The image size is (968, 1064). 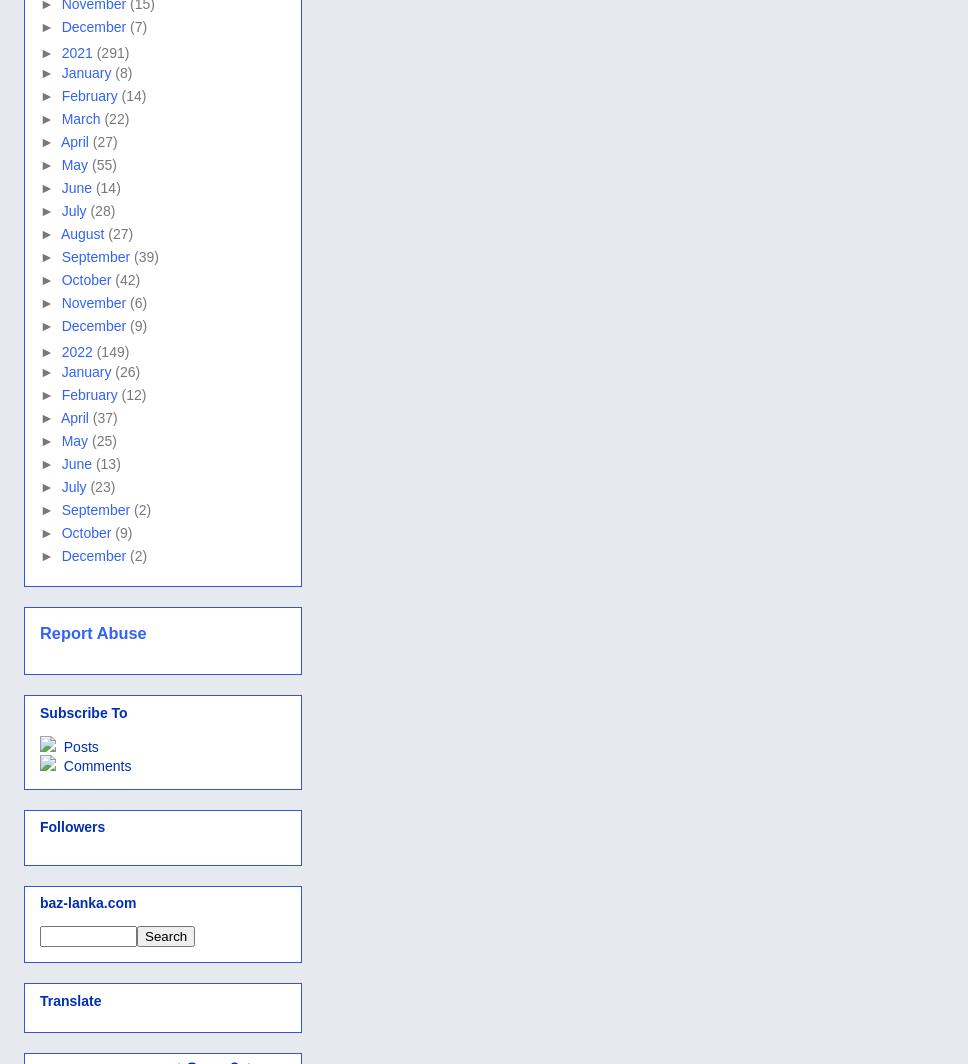 I want to click on 'Comments', so click(x=94, y=765).